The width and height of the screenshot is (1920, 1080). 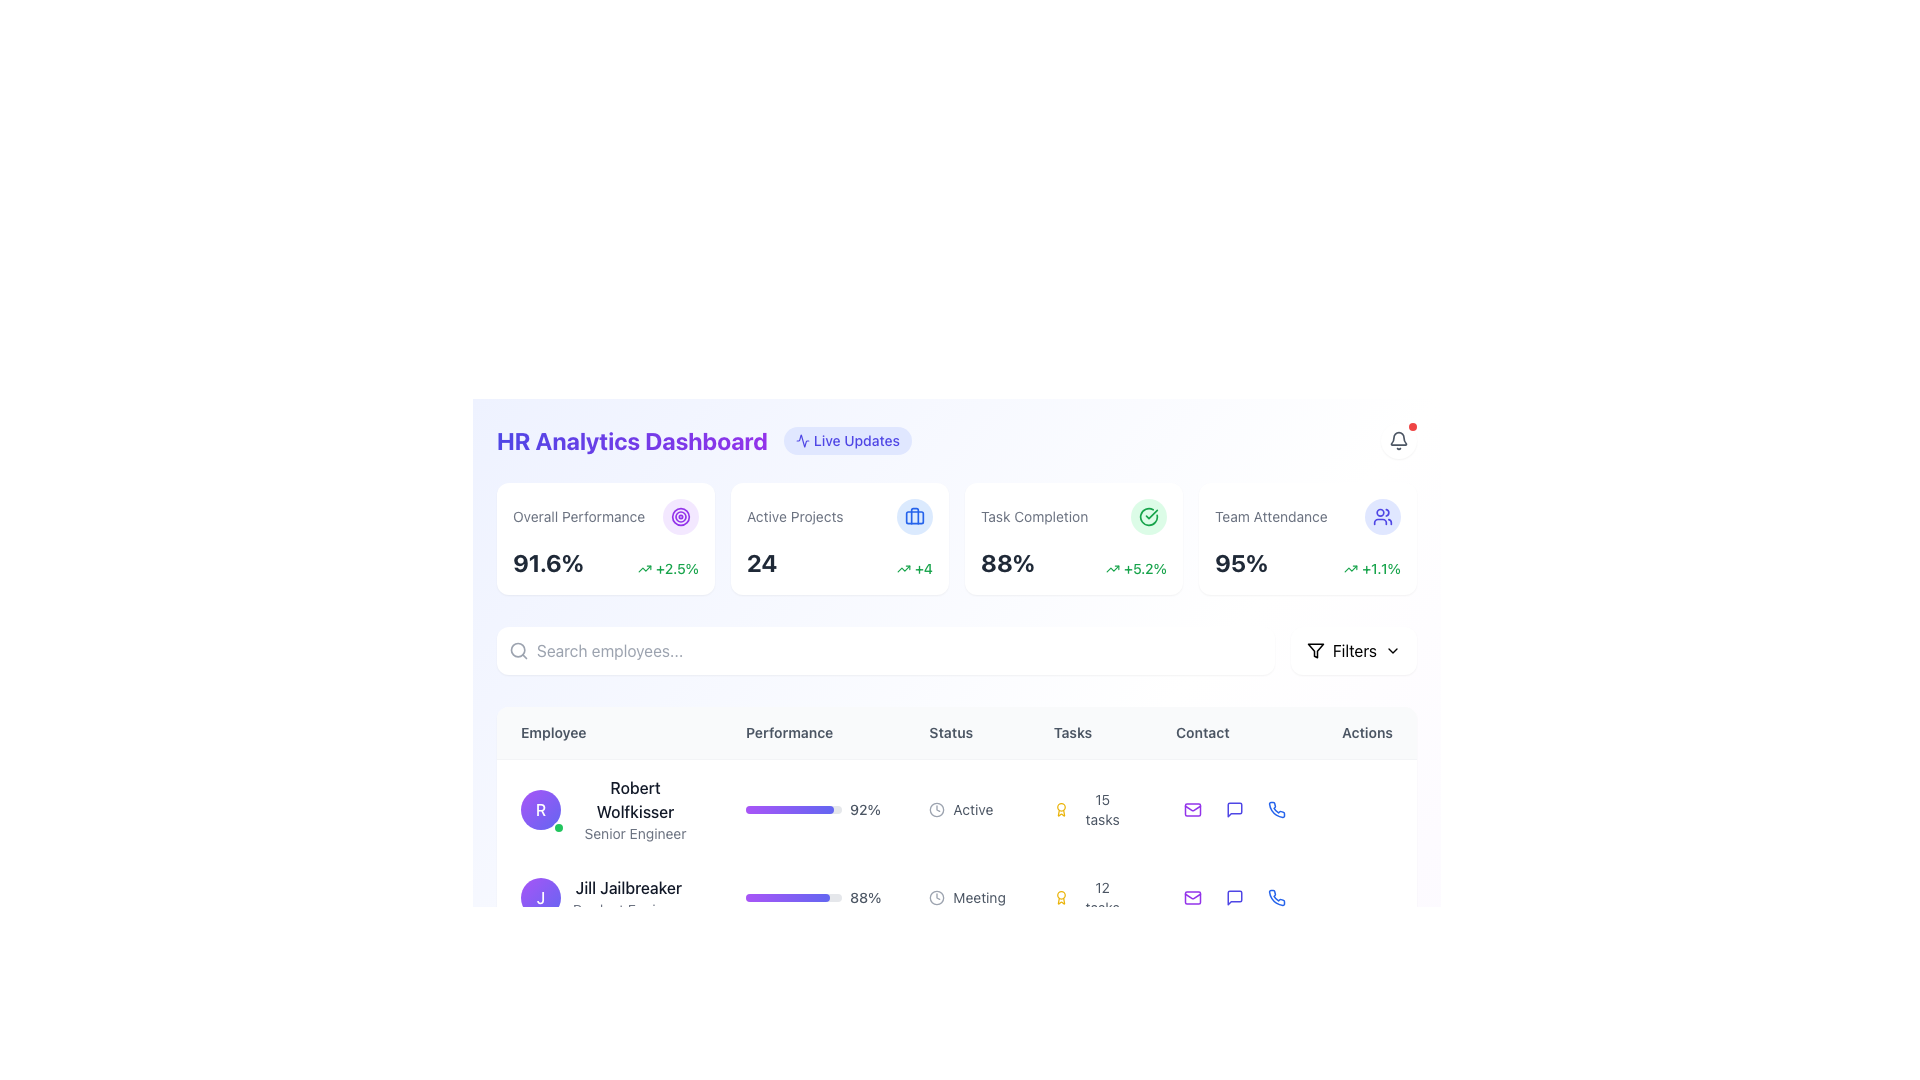 What do you see at coordinates (558, 828) in the screenshot?
I see `the status indicator located at the bottom-right corner of the circular profile icon with the letter 'R' on a purple background, positioned in the leftmost column of the table under the 'Employee' header` at bounding box center [558, 828].